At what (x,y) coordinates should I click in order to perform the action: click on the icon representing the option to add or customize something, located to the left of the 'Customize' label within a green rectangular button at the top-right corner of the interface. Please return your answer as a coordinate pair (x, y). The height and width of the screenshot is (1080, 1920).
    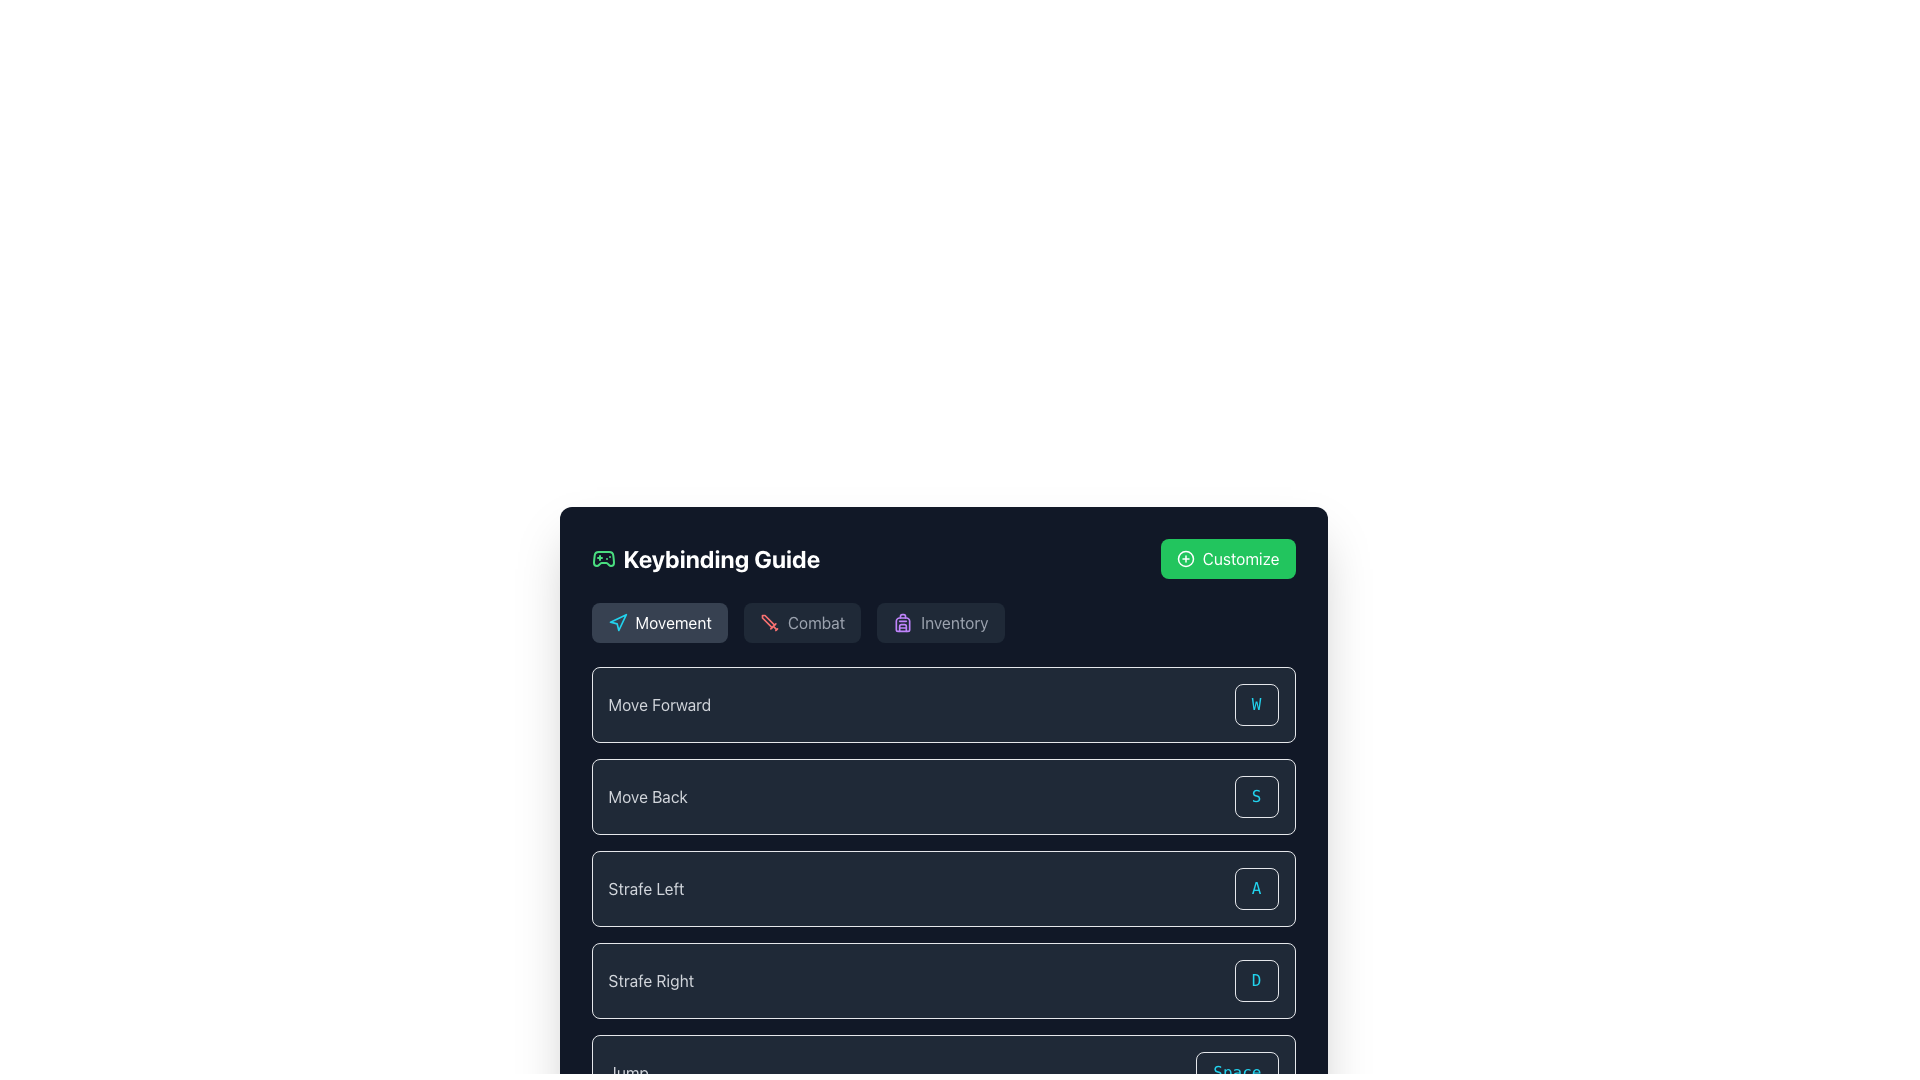
    Looking at the image, I should click on (1185, 559).